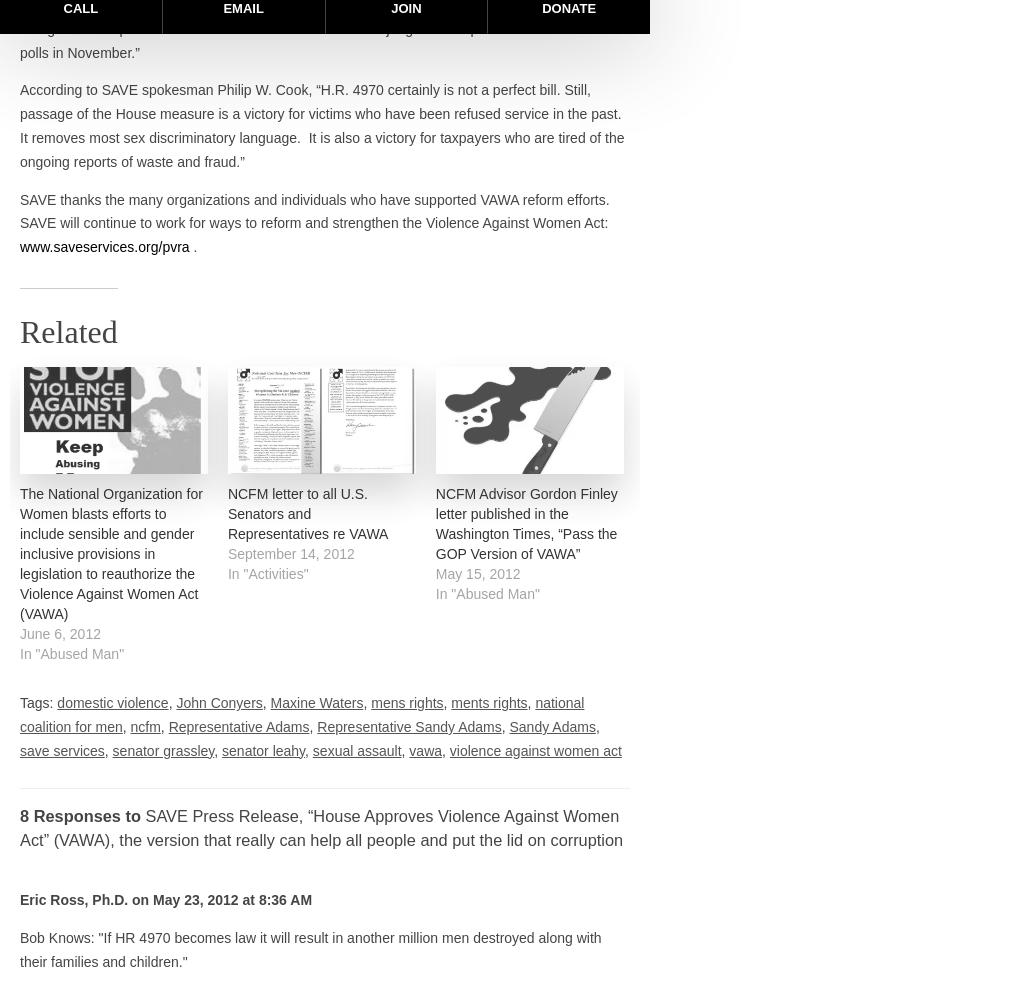 This screenshot has width=1020, height=983. What do you see at coordinates (316, 702) in the screenshot?
I see `'Maxine Waters'` at bounding box center [316, 702].